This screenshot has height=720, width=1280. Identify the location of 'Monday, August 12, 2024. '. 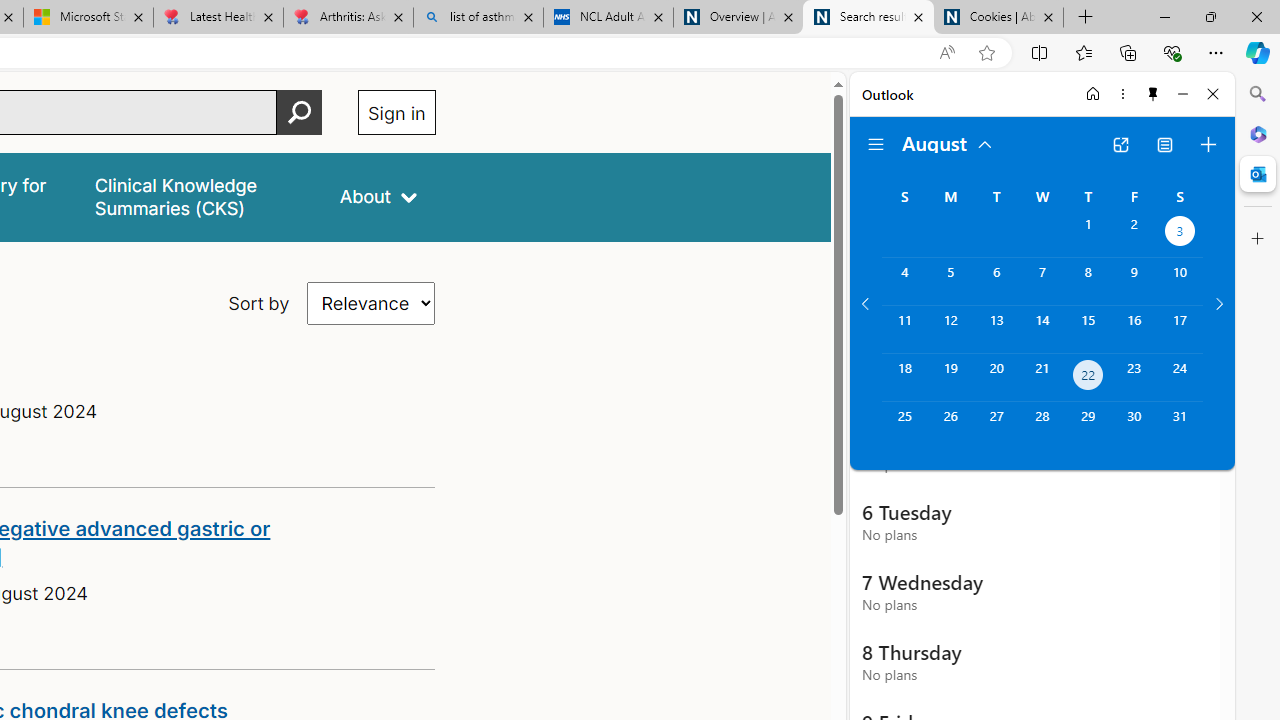
(949, 328).